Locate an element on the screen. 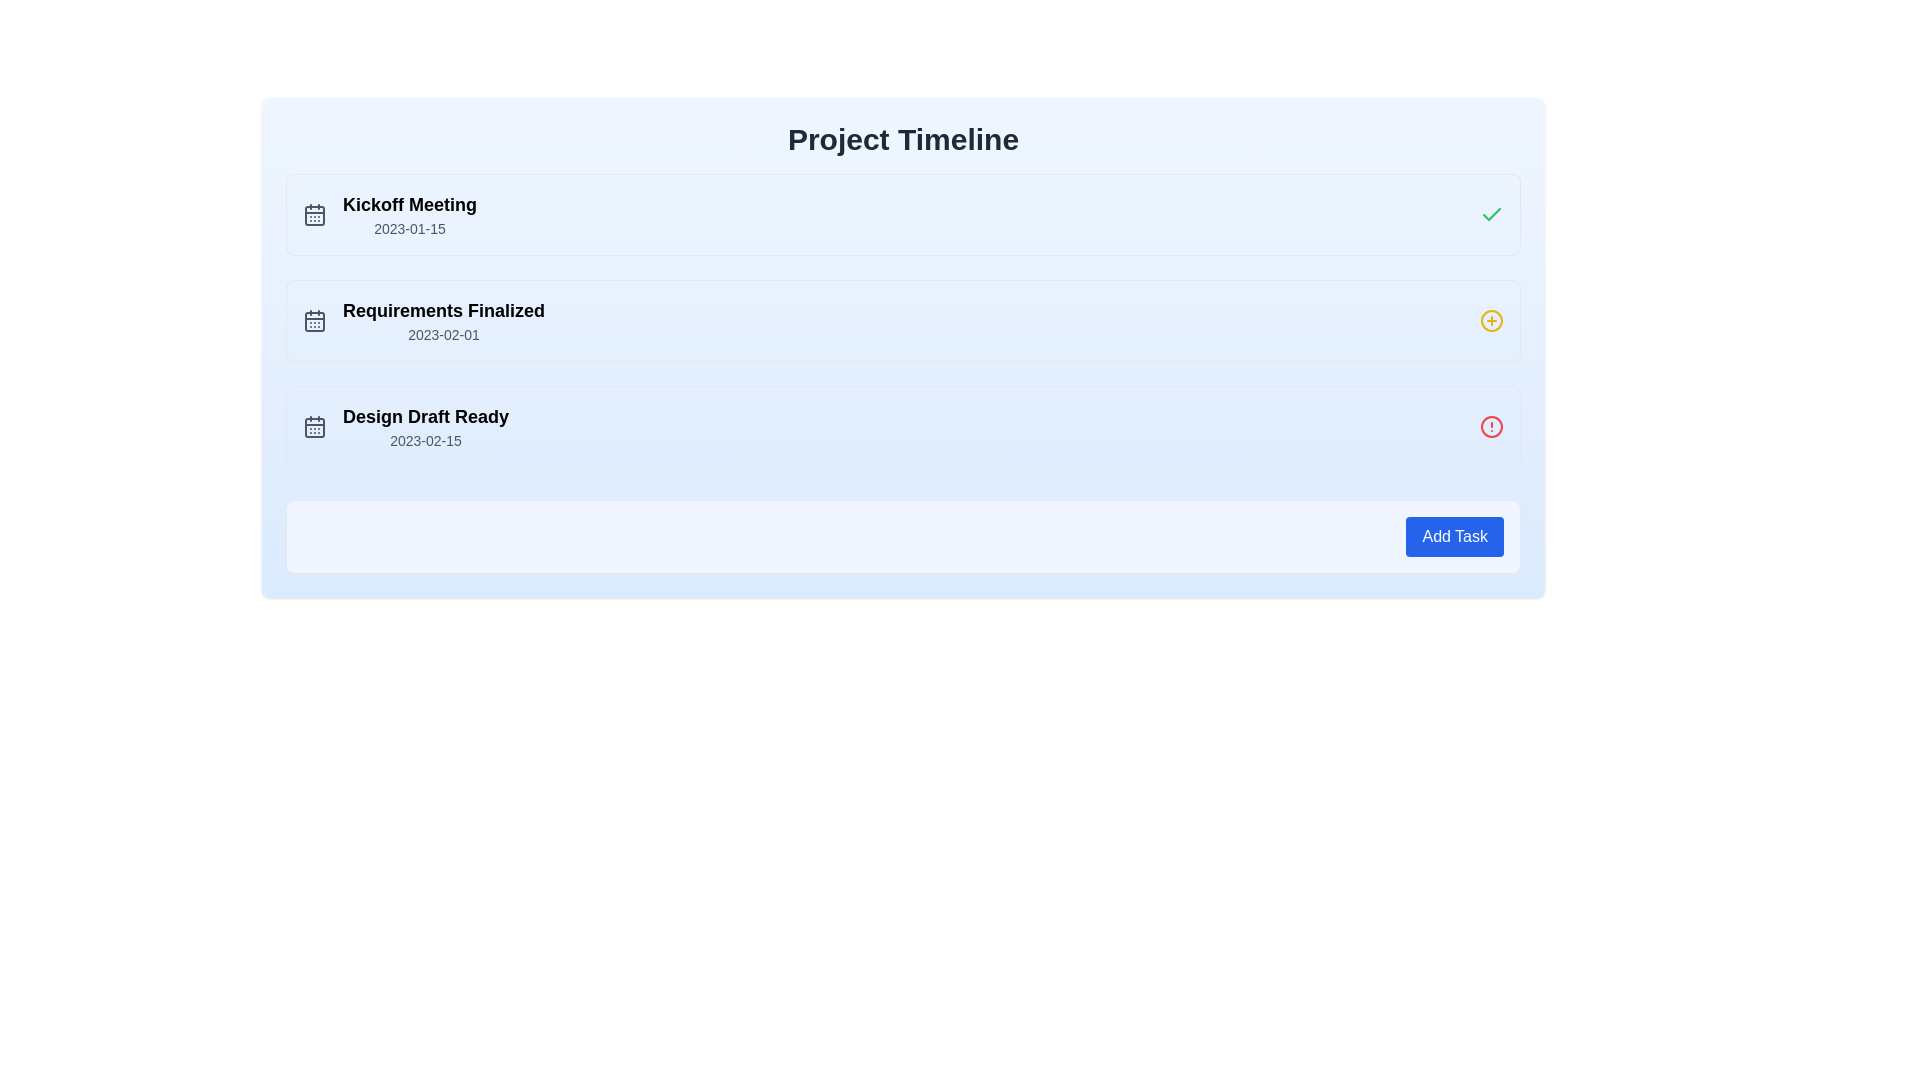  the circular icon with a plus design, which has a yellow border and is located on the far right of the entry labeled 'Requirements Finalized' dated '2023-02-01' is located at coordinates (1492, 319).